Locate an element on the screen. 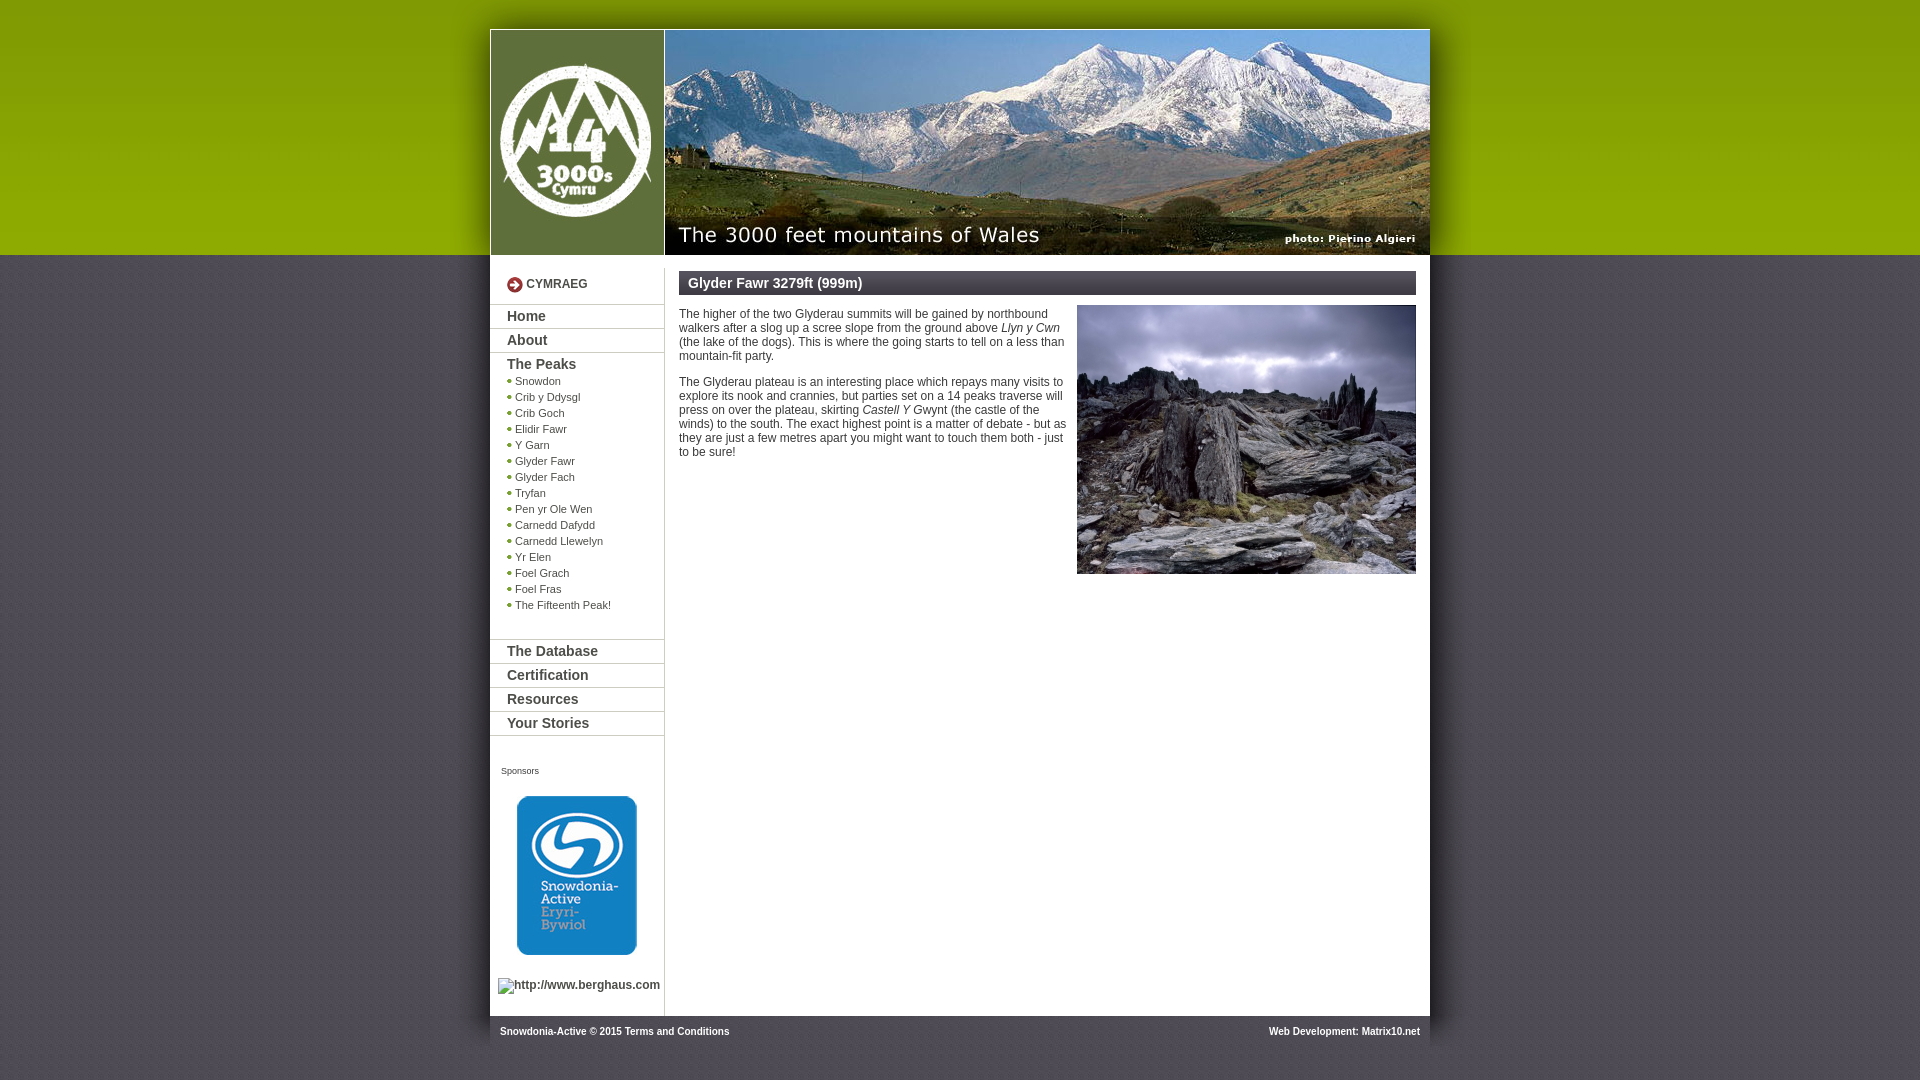 This screenshot has width=1920, height=1080. 'About' is located at coordinates (584, 339).